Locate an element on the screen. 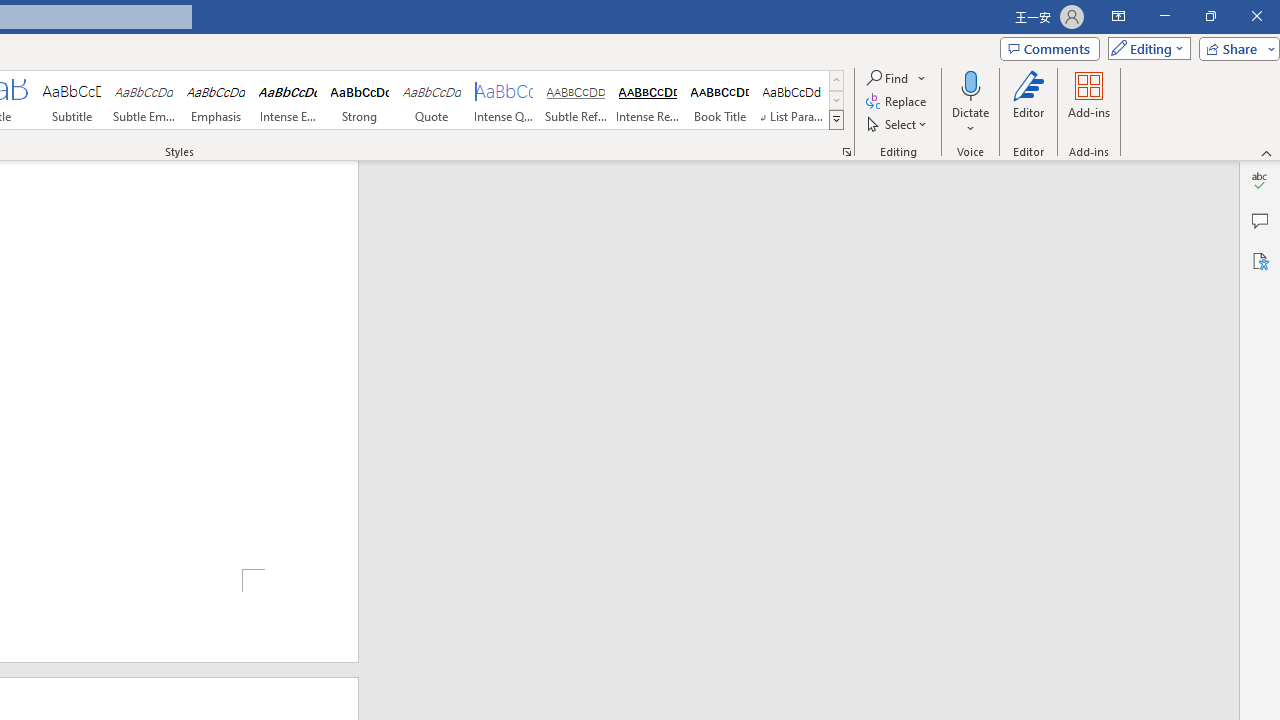 Image resolution: width=1280 pixels, height=720 pixels. 'Intense Emphasis' is located at coordinates (287, 100).